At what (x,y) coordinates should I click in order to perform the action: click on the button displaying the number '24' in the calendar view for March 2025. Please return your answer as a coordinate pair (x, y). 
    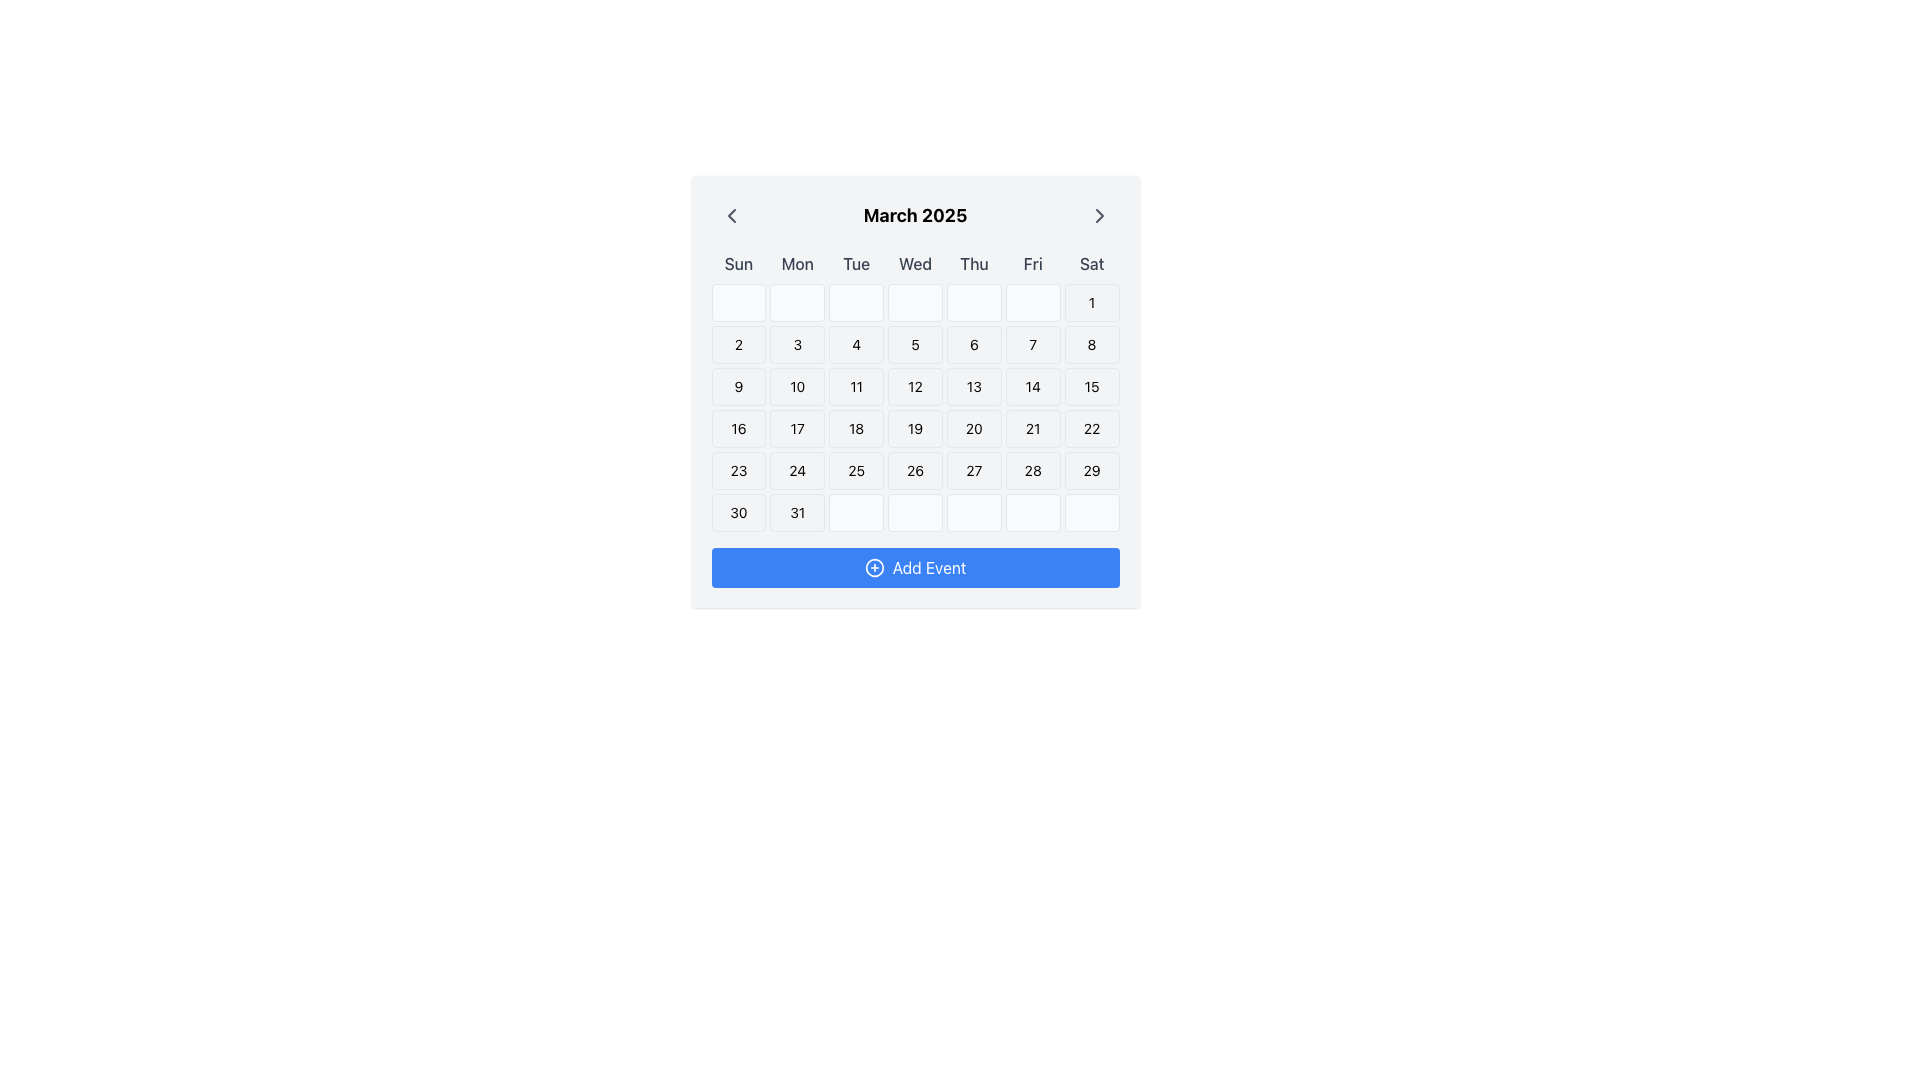
    Looking at the image, I should click on (796, 470).